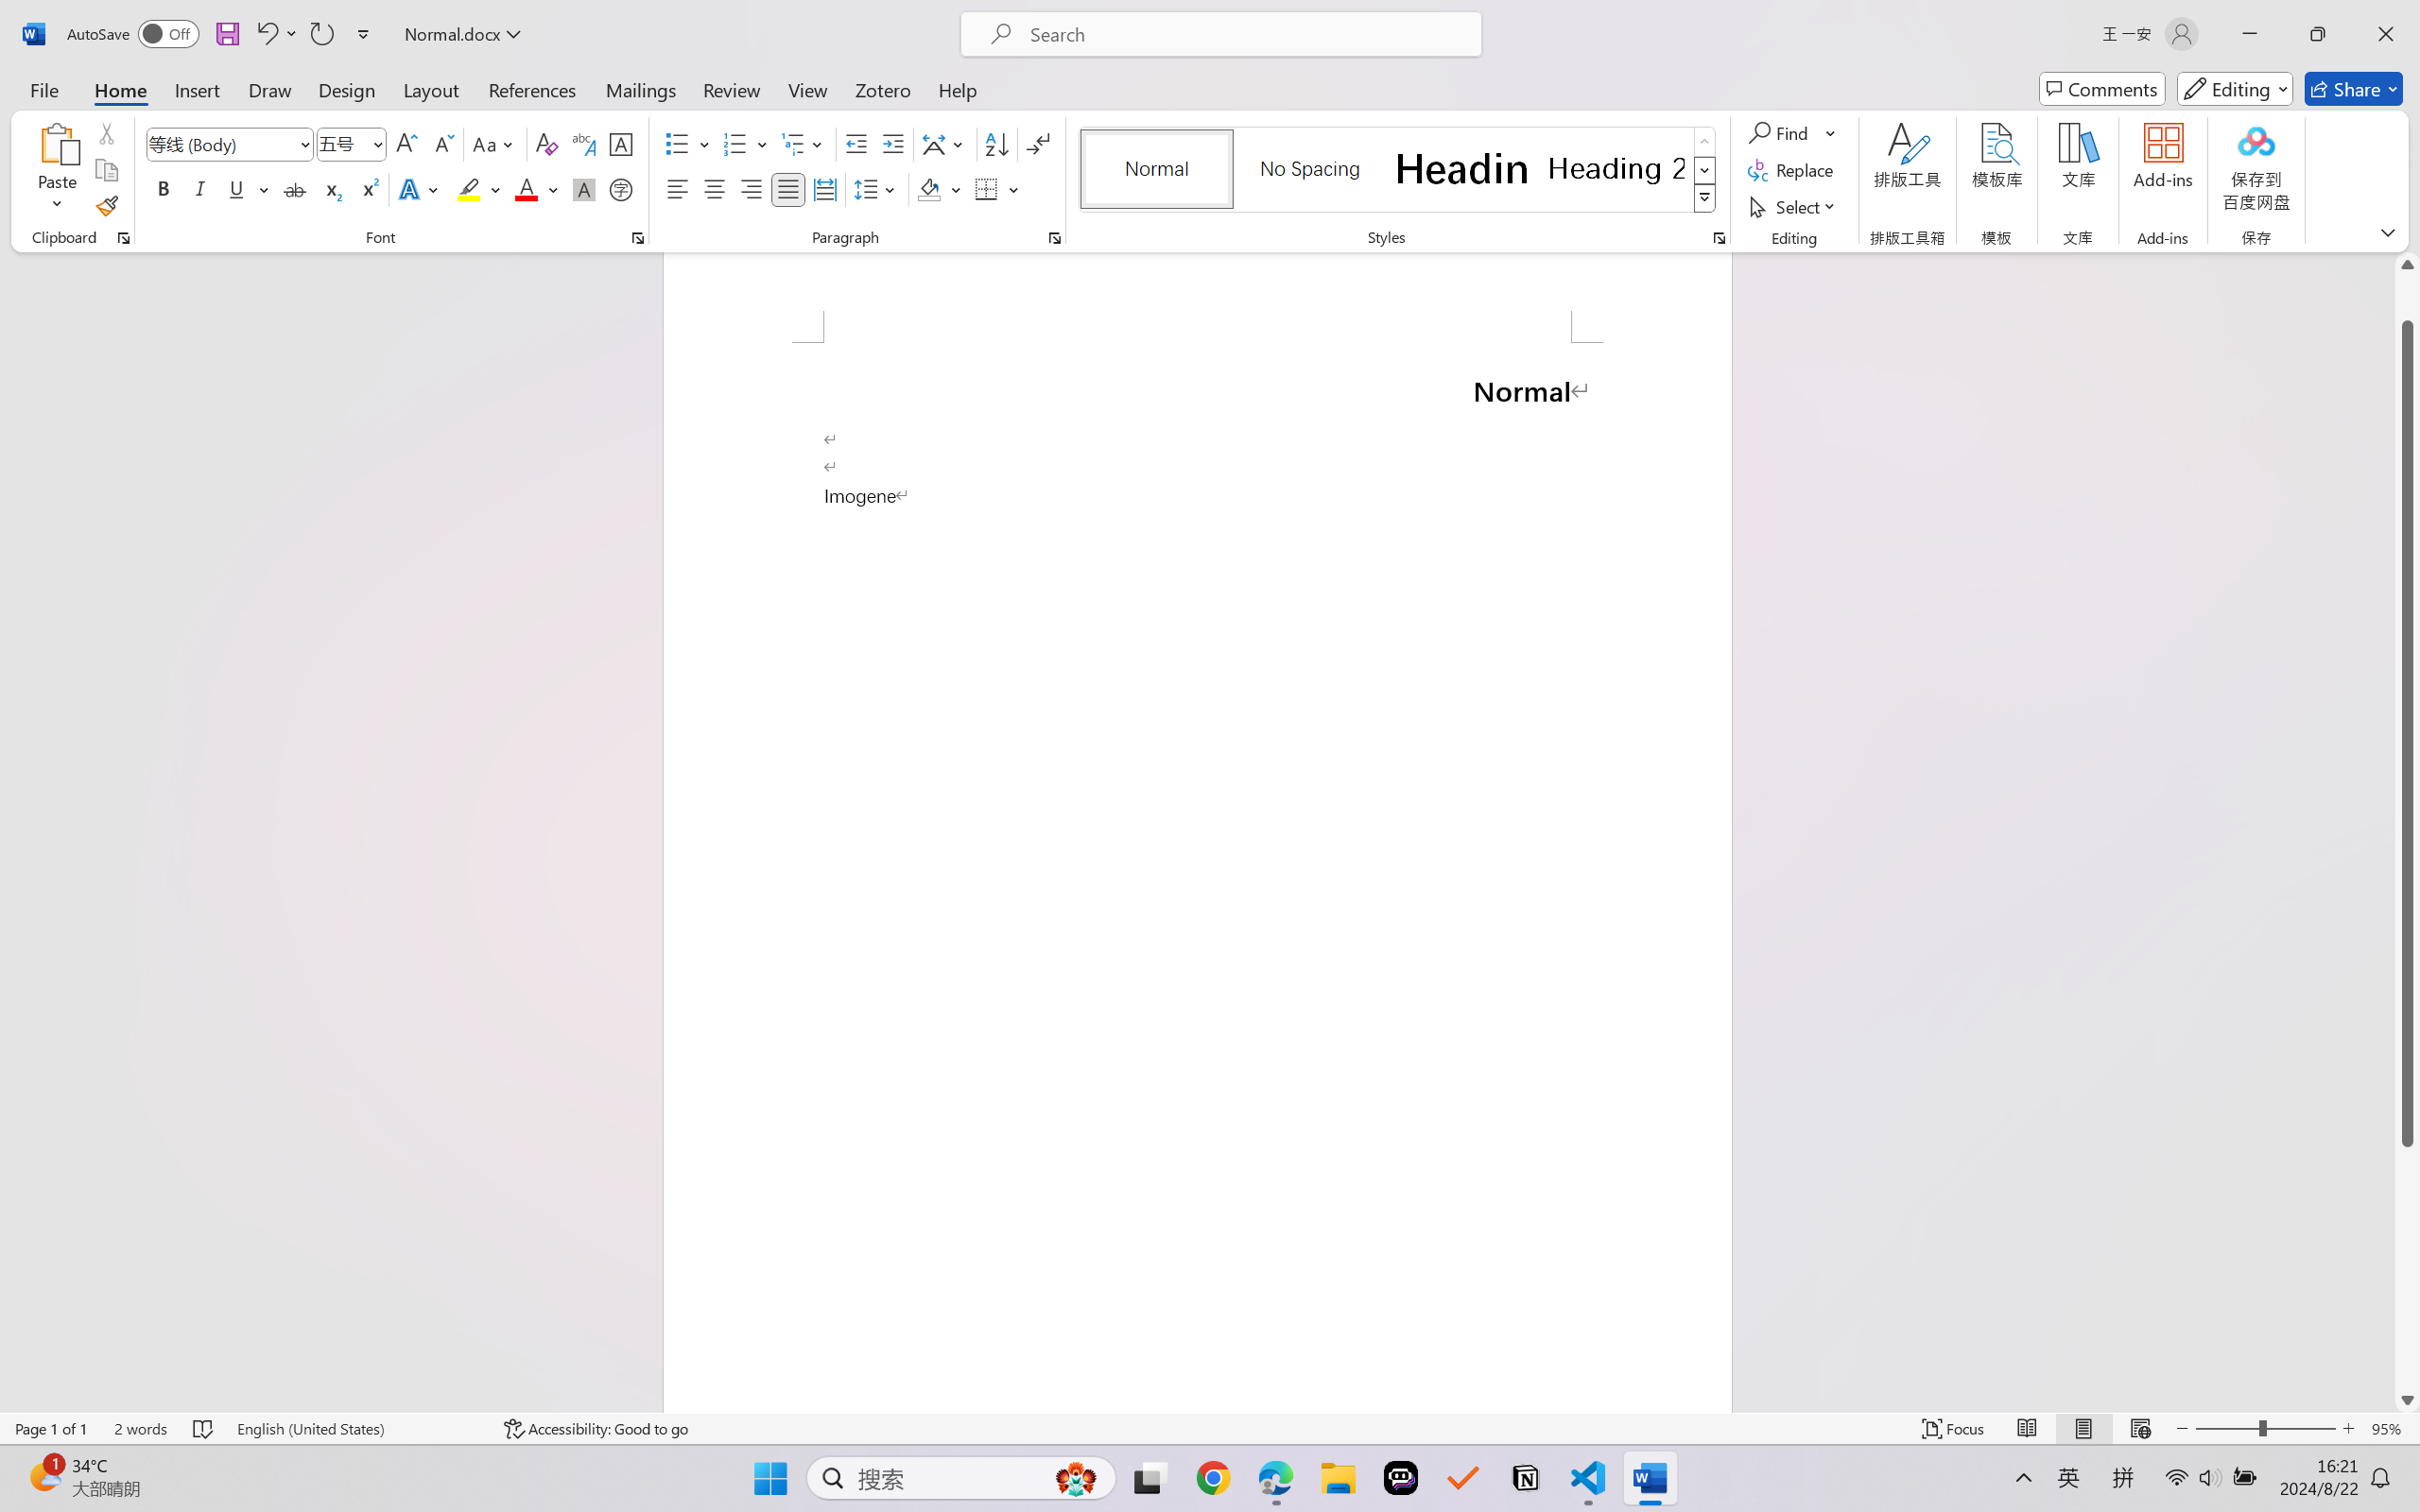 Image resolution: width=2420 pixels, height=1512 pixels. Describe the element at coordinates (265, 33) in the screenshot. I see `'Undo Style'` at that location.